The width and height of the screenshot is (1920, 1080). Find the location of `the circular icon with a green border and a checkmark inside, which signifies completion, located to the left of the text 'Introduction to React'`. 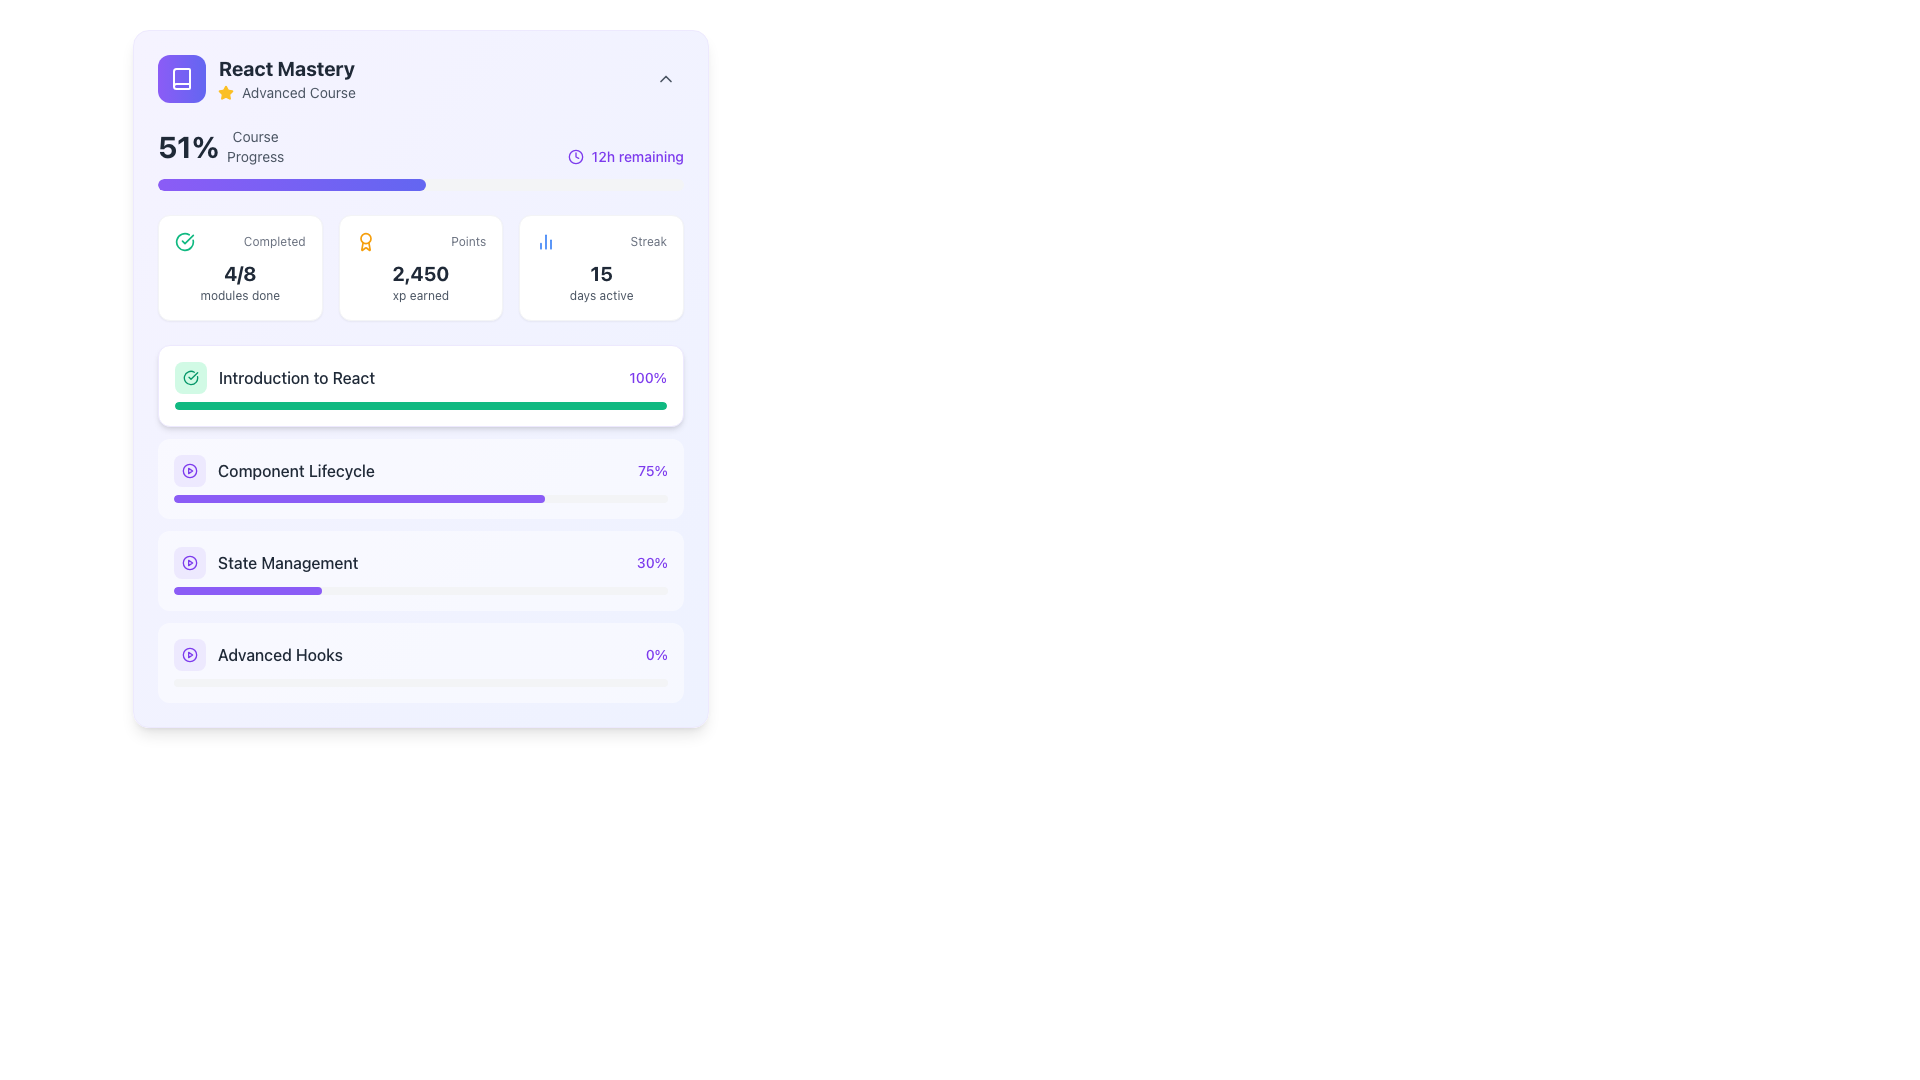

the circular icon with a green border and a checkmark inside, which signifies completion, located to the left of the text 'Introduction to React' is located at coordinates (191, 378).